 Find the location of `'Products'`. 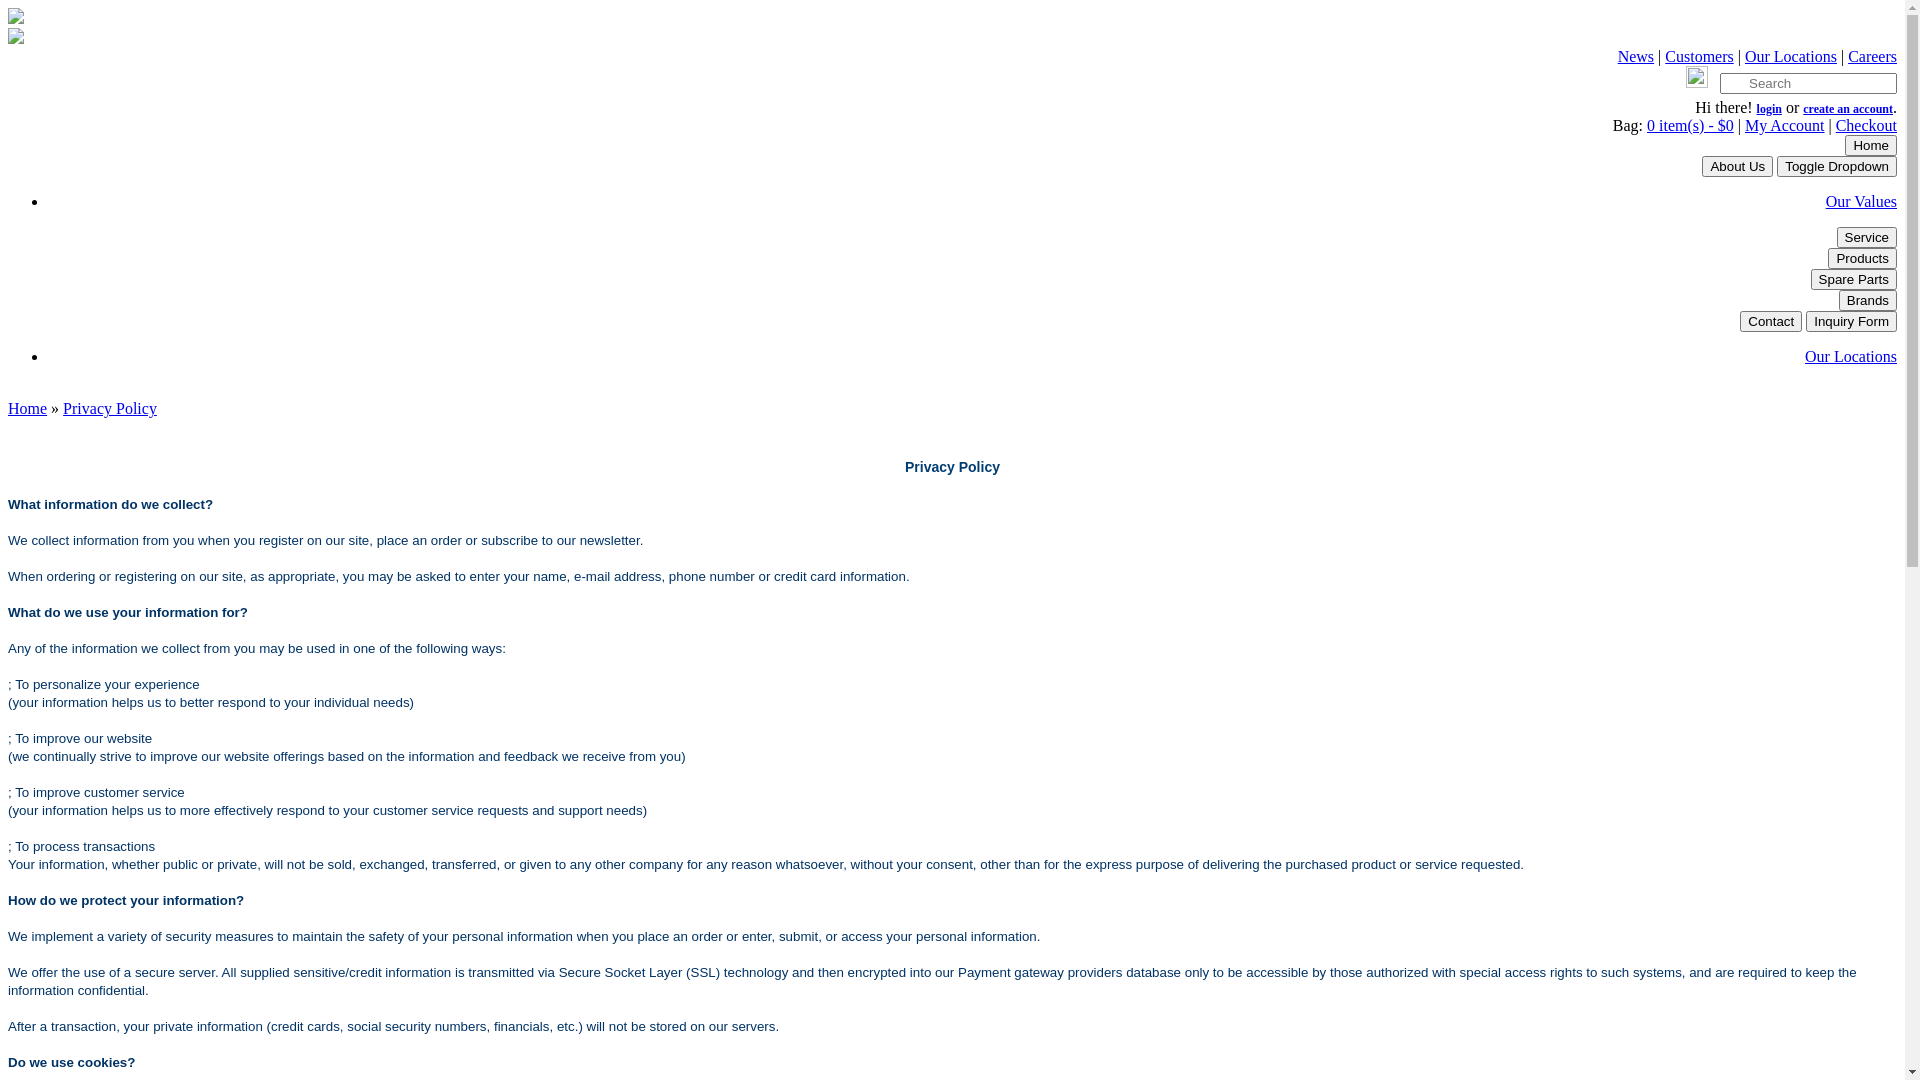

'Products' is located at coordinates (1861, 257).